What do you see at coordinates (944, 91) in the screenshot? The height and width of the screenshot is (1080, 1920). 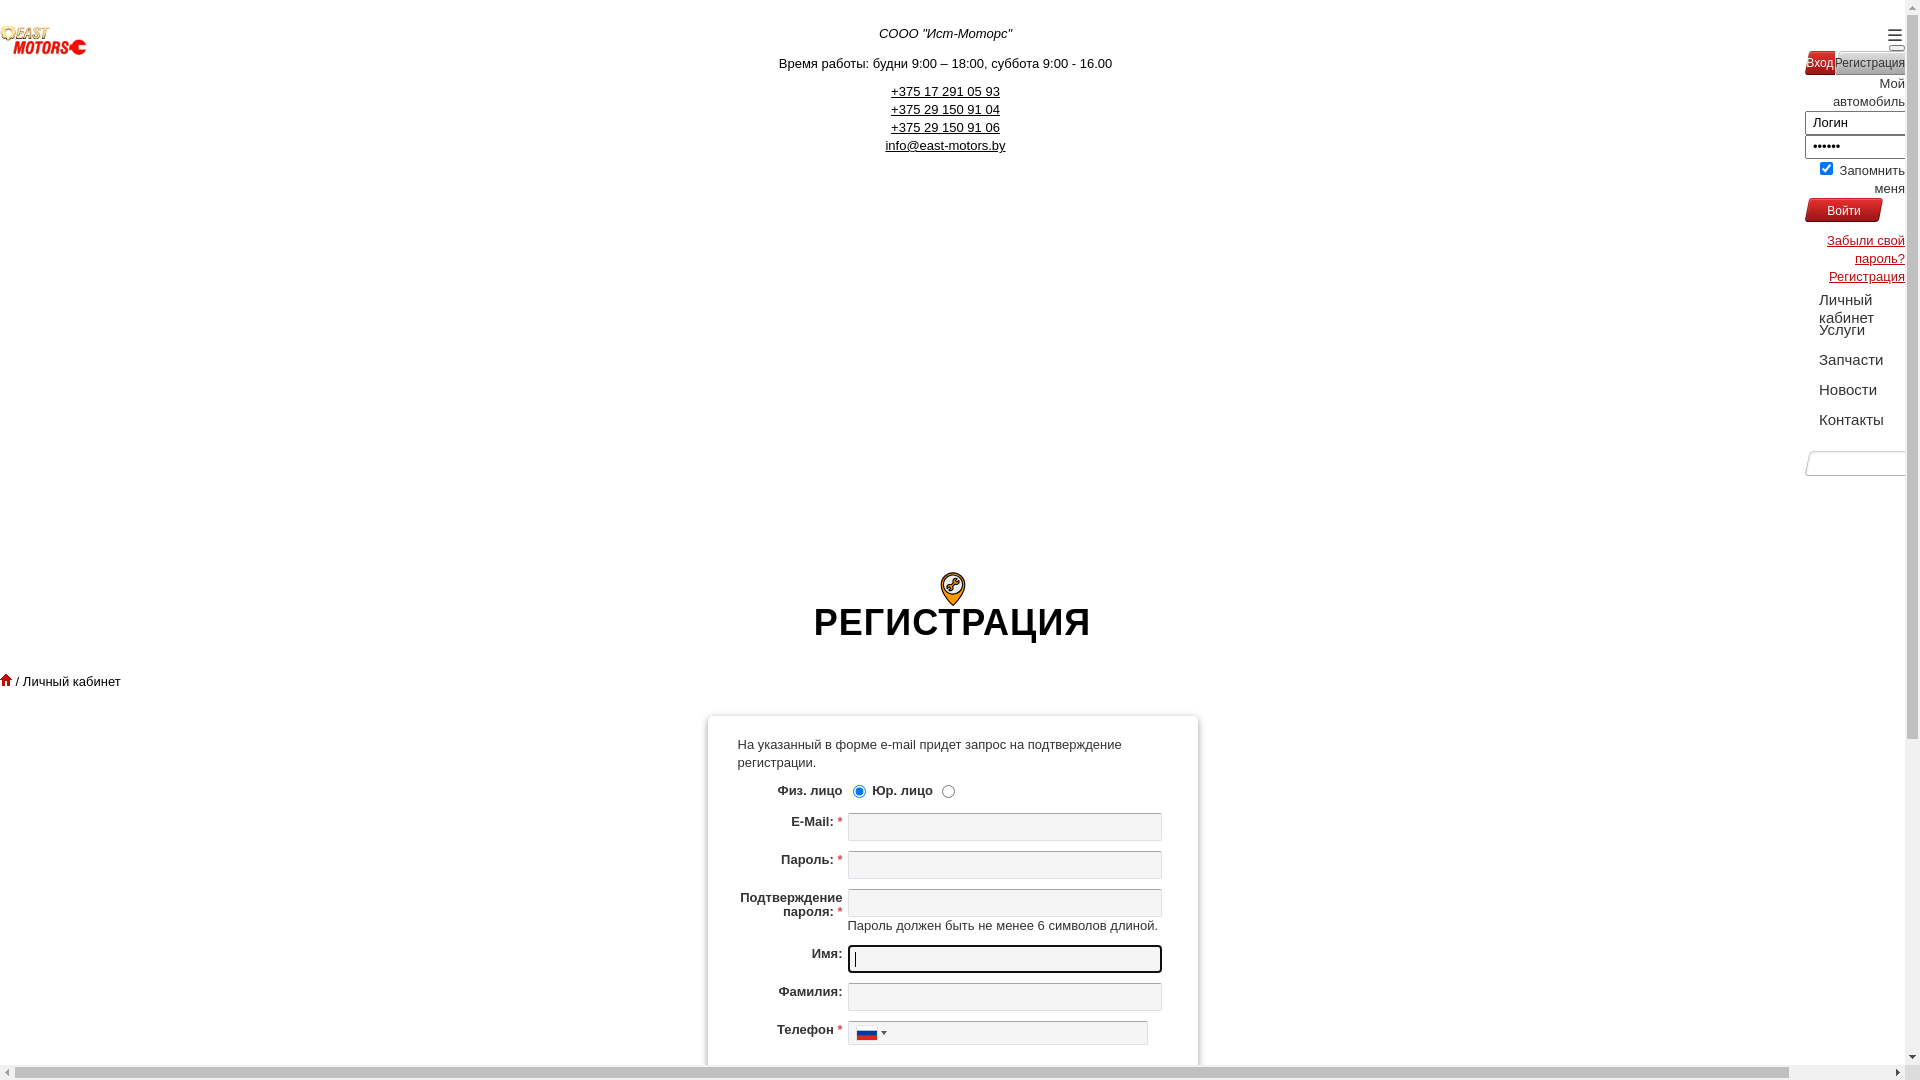 I see `'+375 17 291 05 93'` at bounding box center [944, 91].